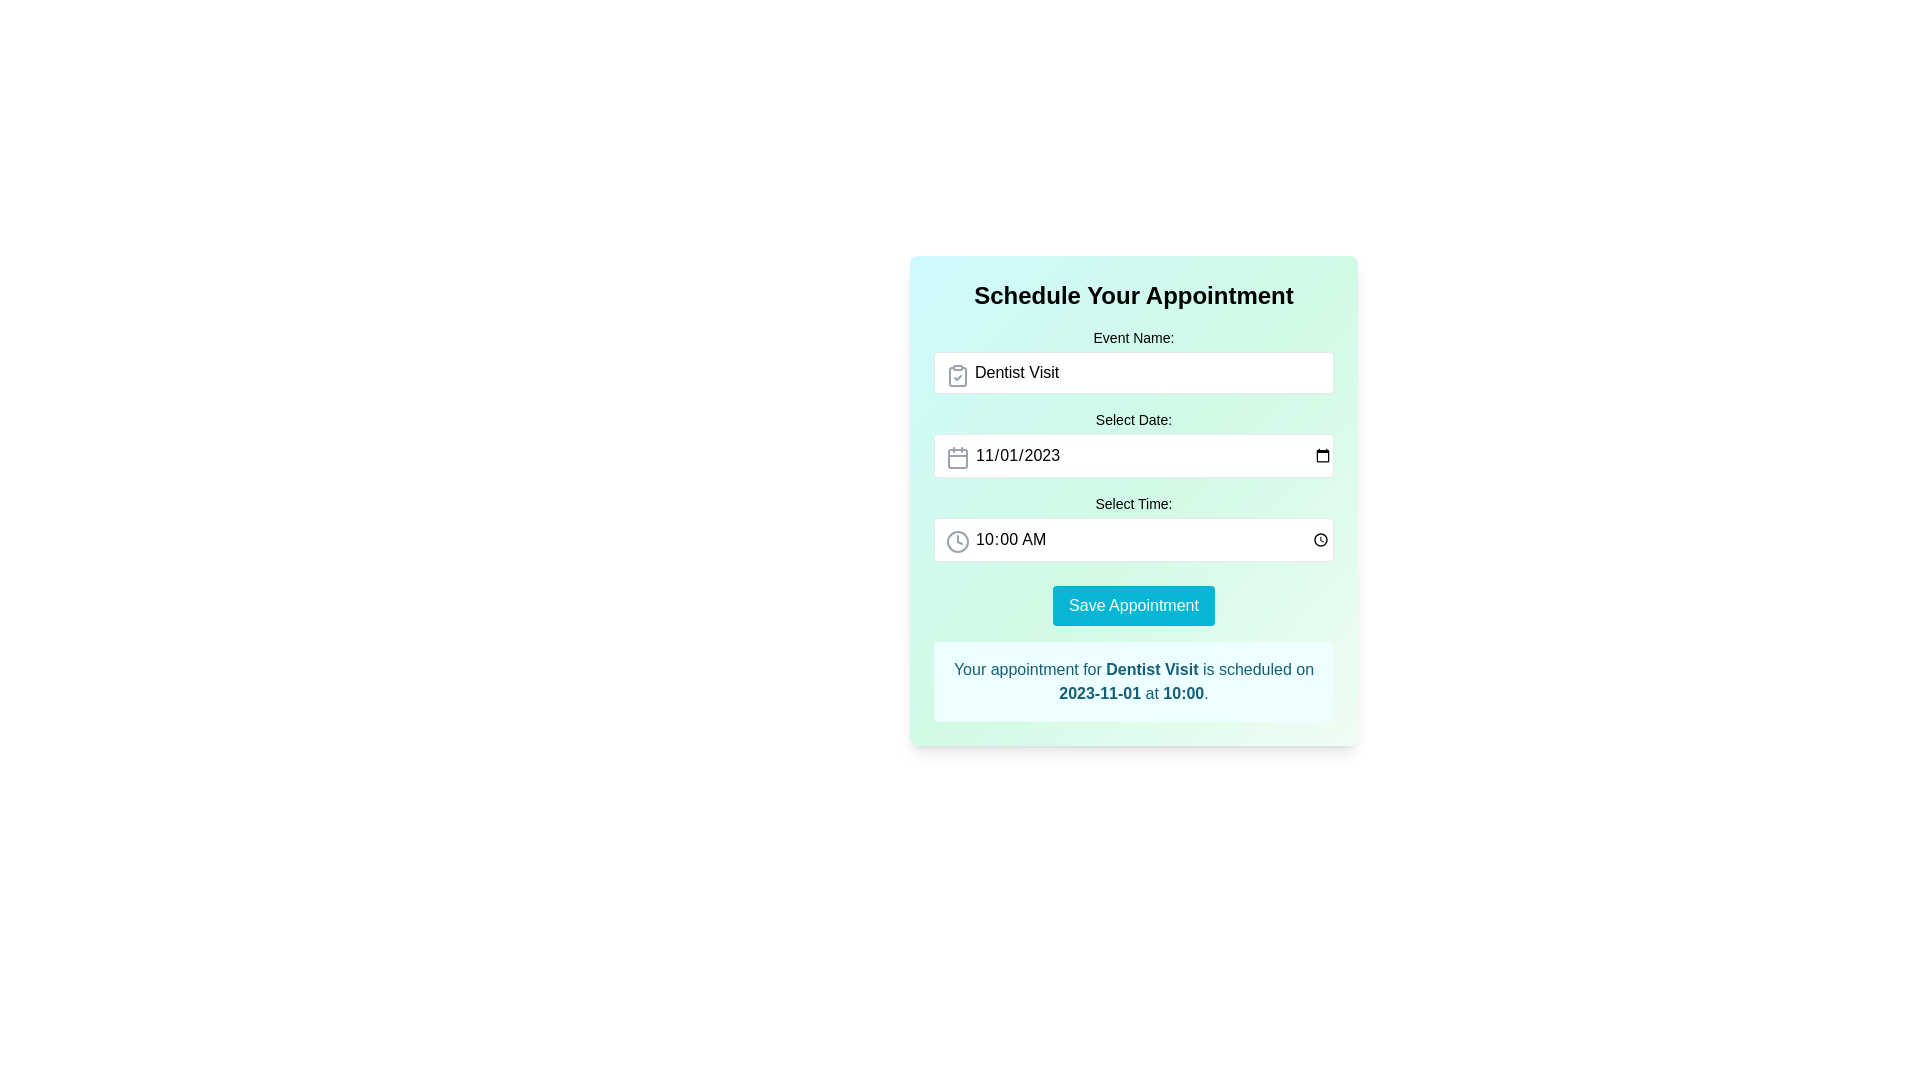 The height and width of the screenshot is (1080, 1920). What do you see at coordinates (1133, 681) in the screenshot?
I see `static text block that has a light cyan background and cyan text color, containing the bold phrases 'Dentist Visit', '2023-11-01', and '10:00', located beneath the 'Save Appointment' button` at bounding box center [1133, 681].